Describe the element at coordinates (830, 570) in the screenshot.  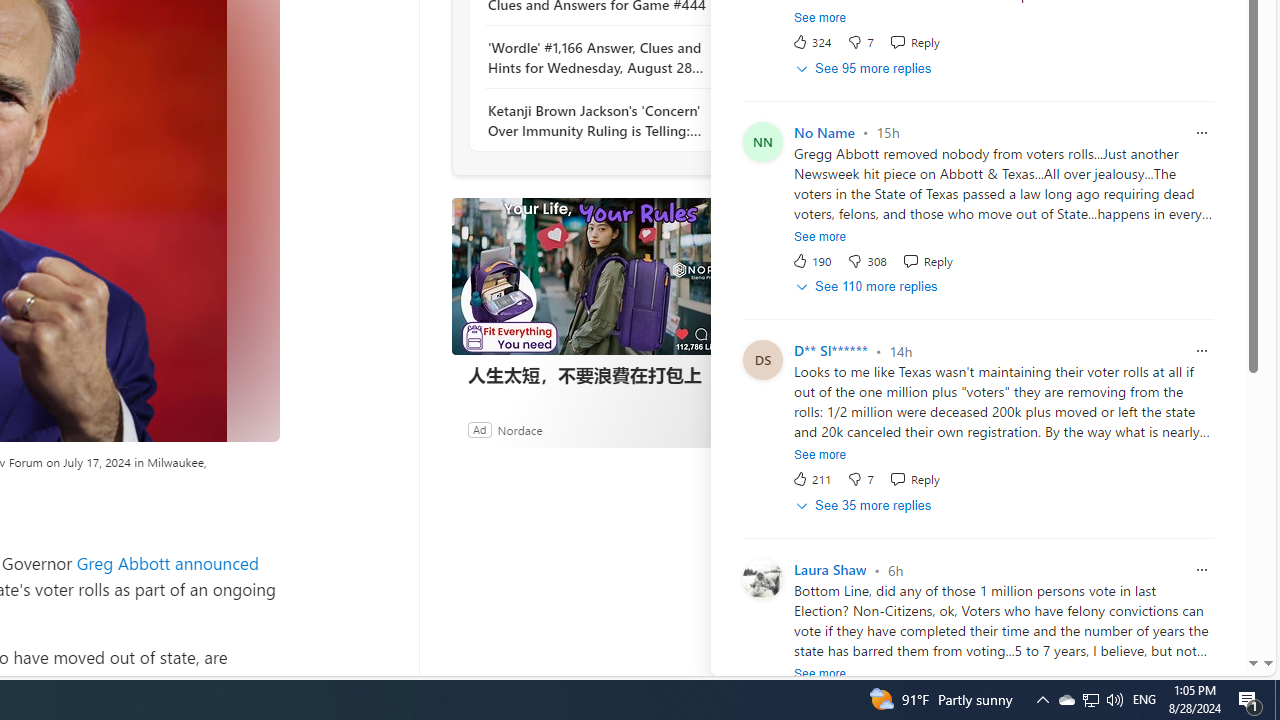
I see `'Laura Shaw'` at that location.